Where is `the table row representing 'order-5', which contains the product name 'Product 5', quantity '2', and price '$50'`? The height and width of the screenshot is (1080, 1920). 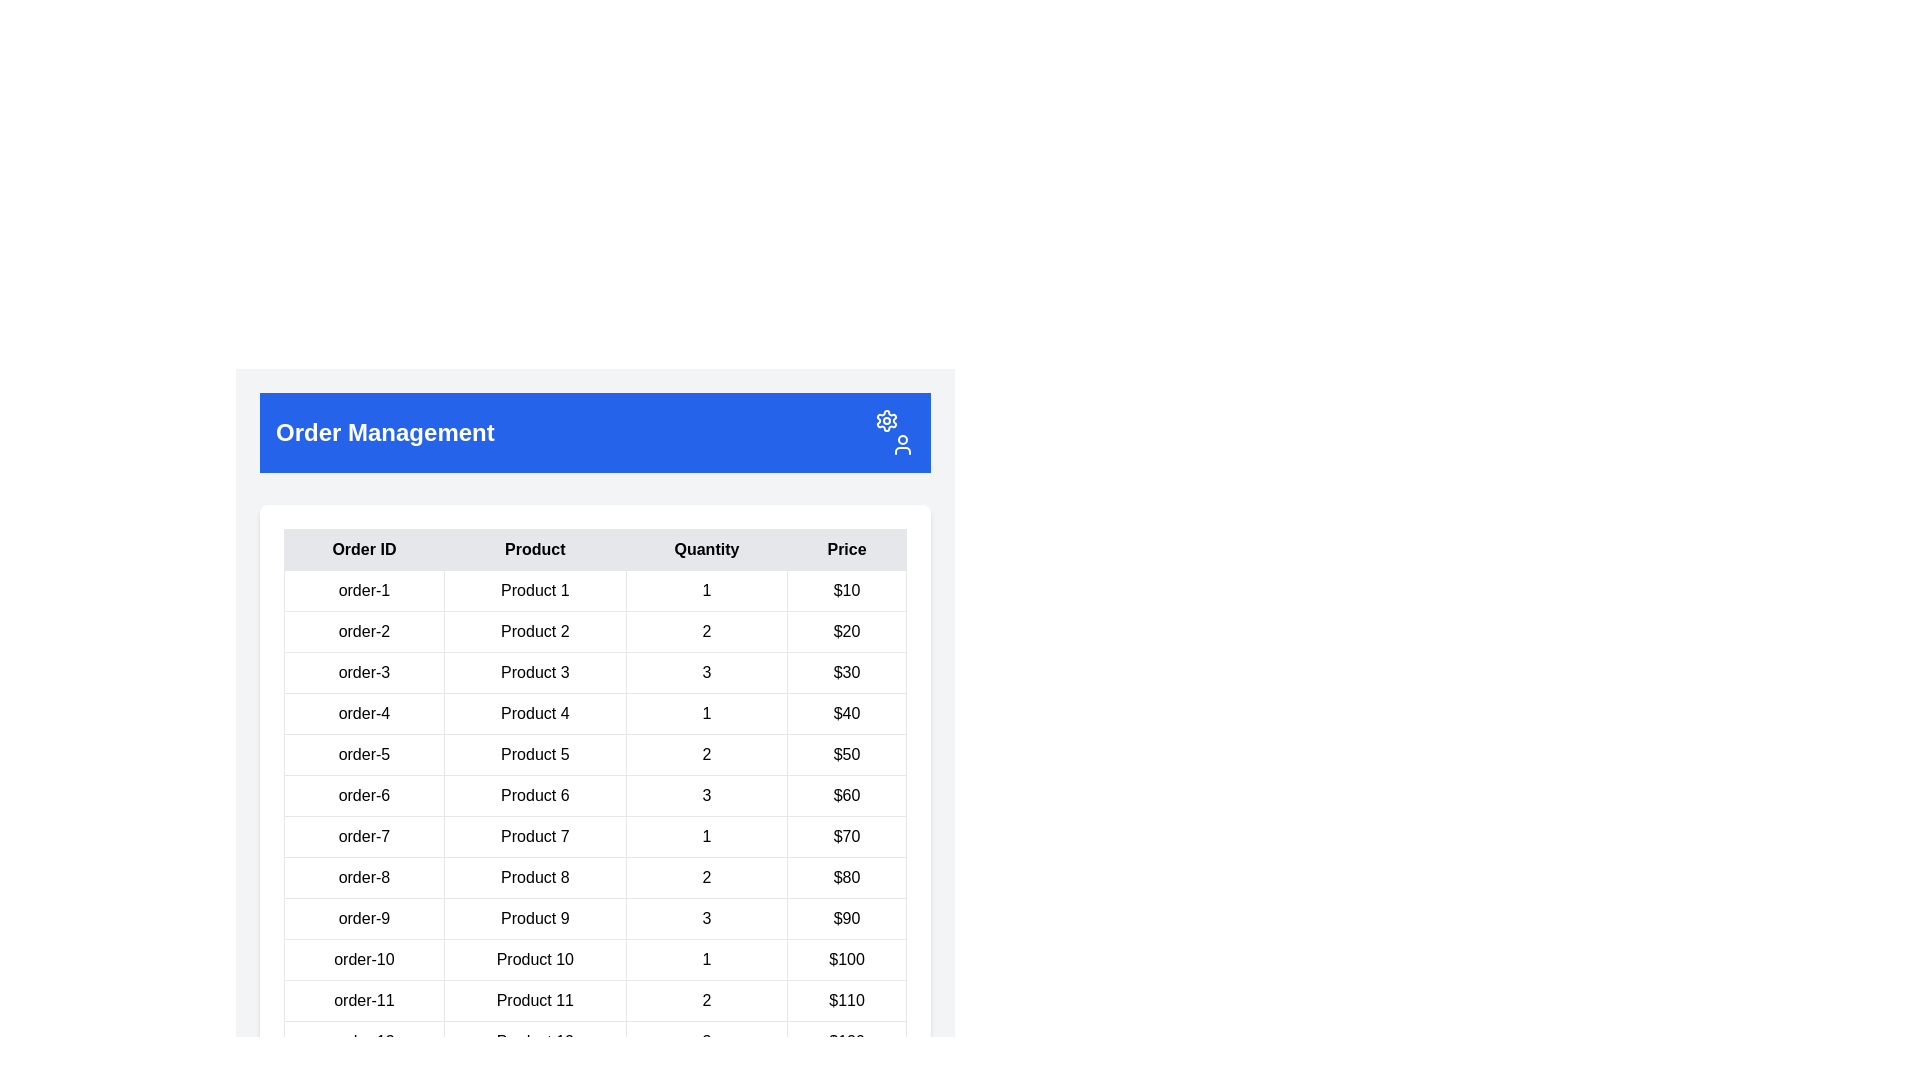
the table row representing 'order-5', which contains the product name 'Product 5', quantity '2', and price '$50' is located at coordinates (594, 755).